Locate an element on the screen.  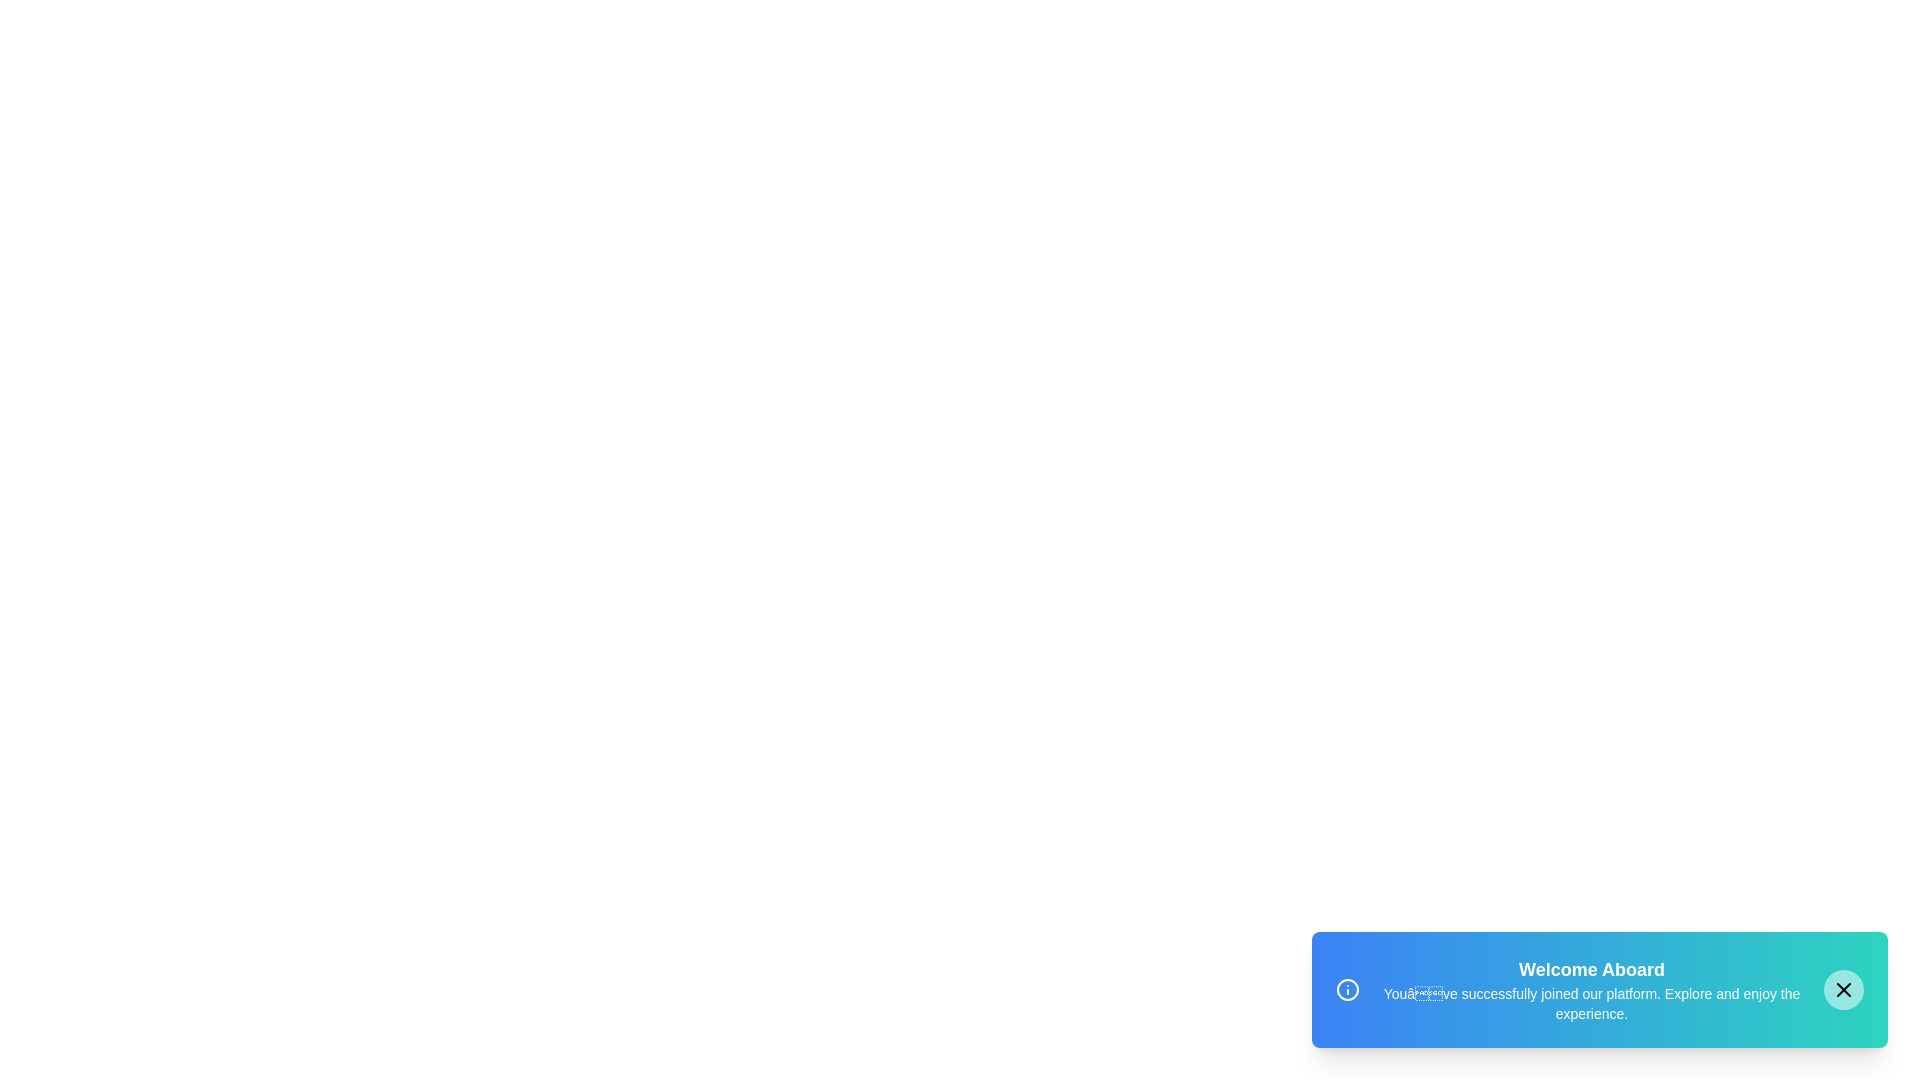
the information icon in the snackbar is located at coordinates (1348, 990).